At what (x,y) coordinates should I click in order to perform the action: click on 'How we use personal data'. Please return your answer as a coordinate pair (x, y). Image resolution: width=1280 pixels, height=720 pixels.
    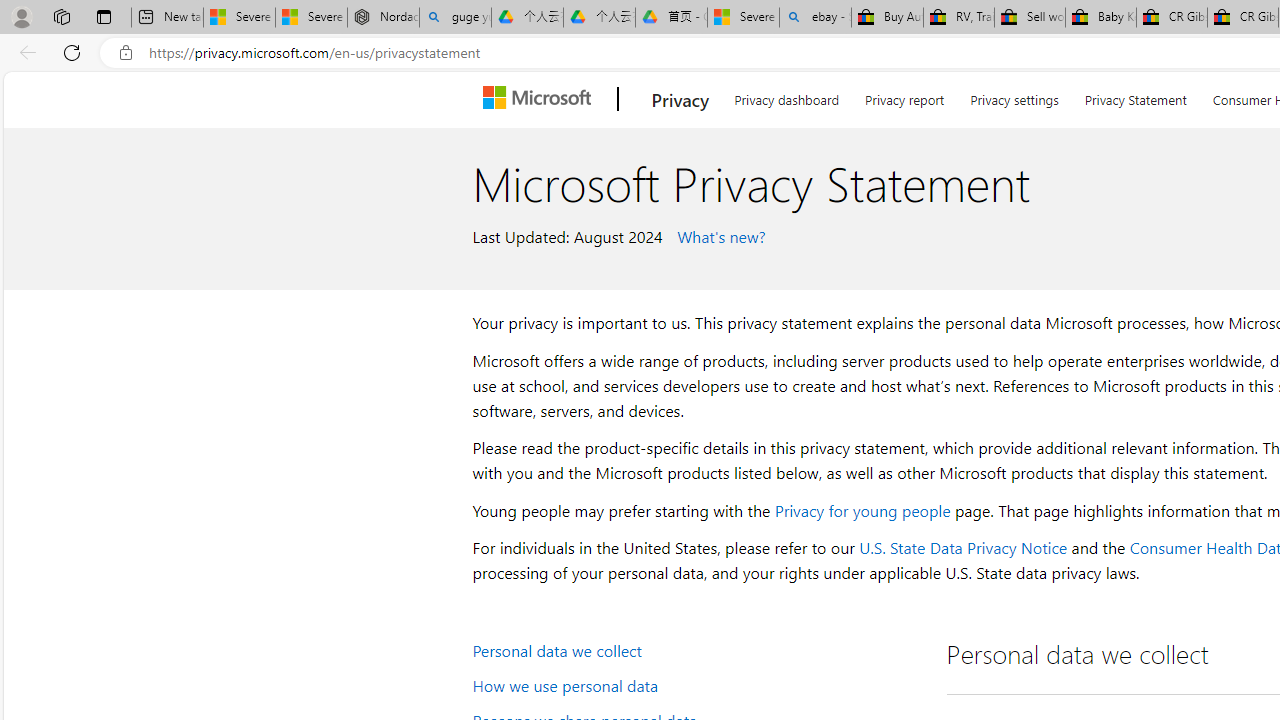
    Looking at the image, I should click on (696, 683).